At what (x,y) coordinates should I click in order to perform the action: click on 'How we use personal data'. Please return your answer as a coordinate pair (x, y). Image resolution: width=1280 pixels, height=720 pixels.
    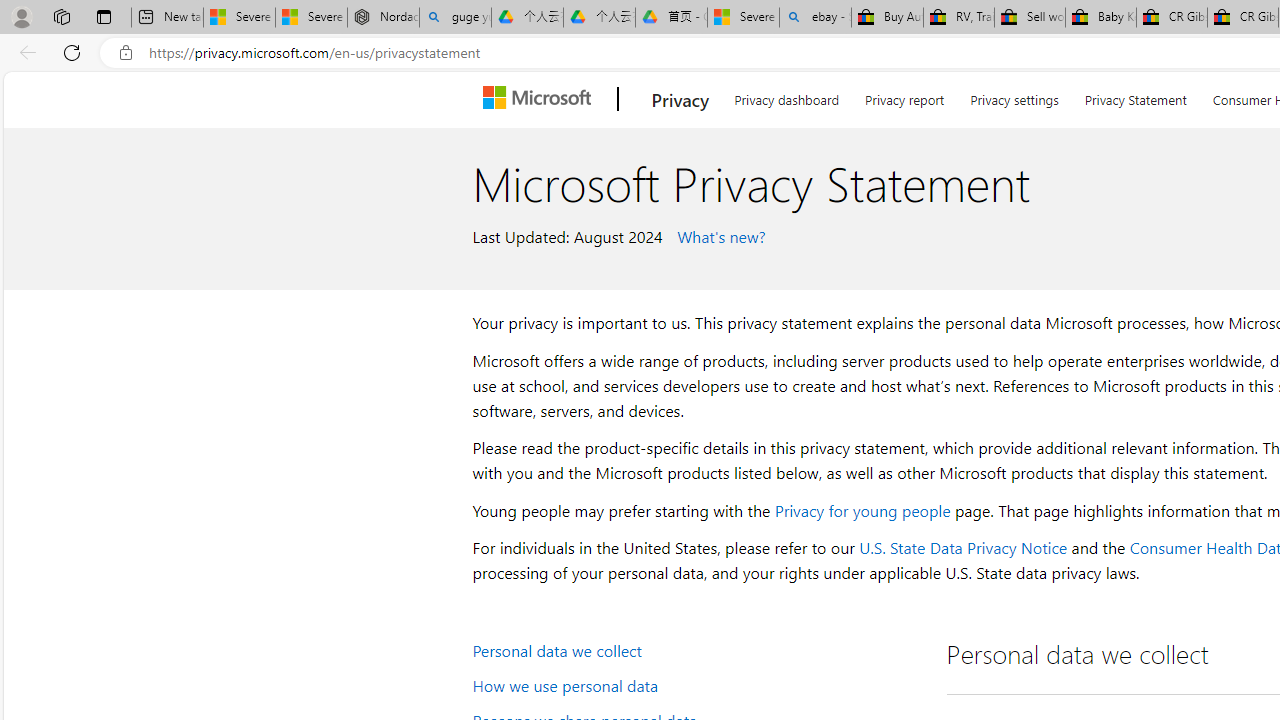
    Looking at the image, I should click on (696, 683).